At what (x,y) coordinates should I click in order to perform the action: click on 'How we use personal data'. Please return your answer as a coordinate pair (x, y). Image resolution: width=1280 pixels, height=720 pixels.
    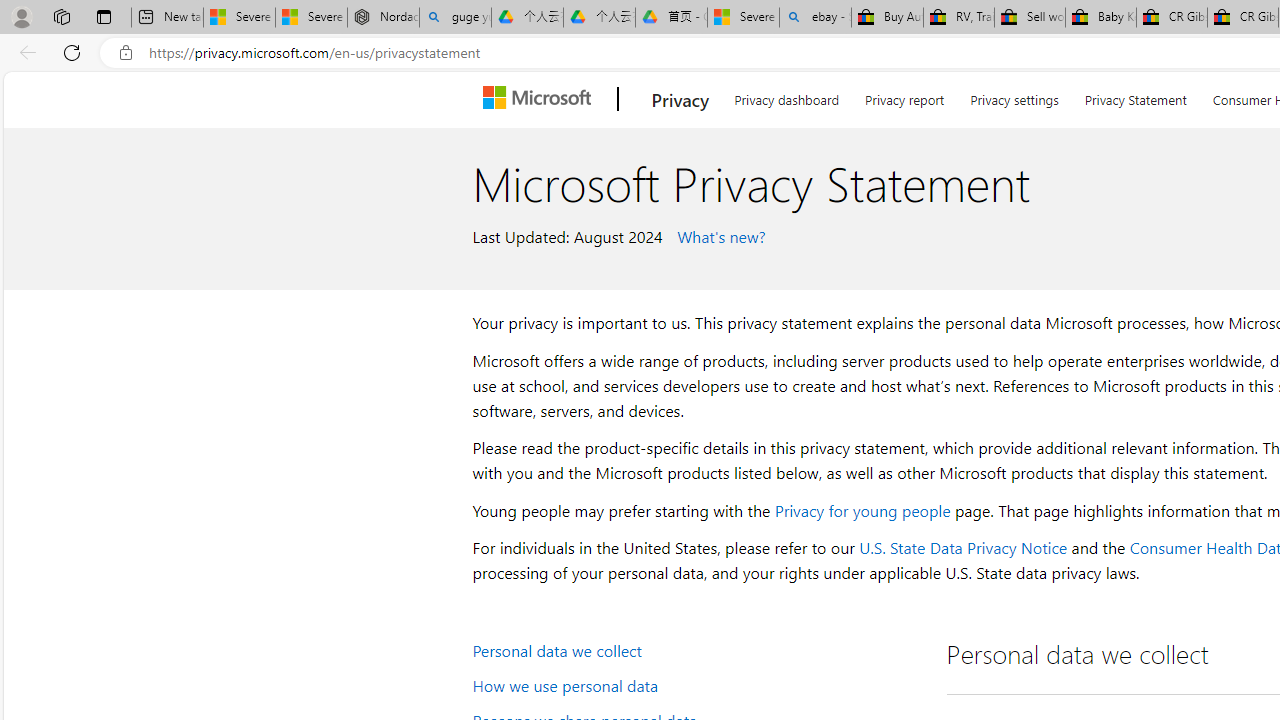
    Looking at the image, I should click on (696, 683).